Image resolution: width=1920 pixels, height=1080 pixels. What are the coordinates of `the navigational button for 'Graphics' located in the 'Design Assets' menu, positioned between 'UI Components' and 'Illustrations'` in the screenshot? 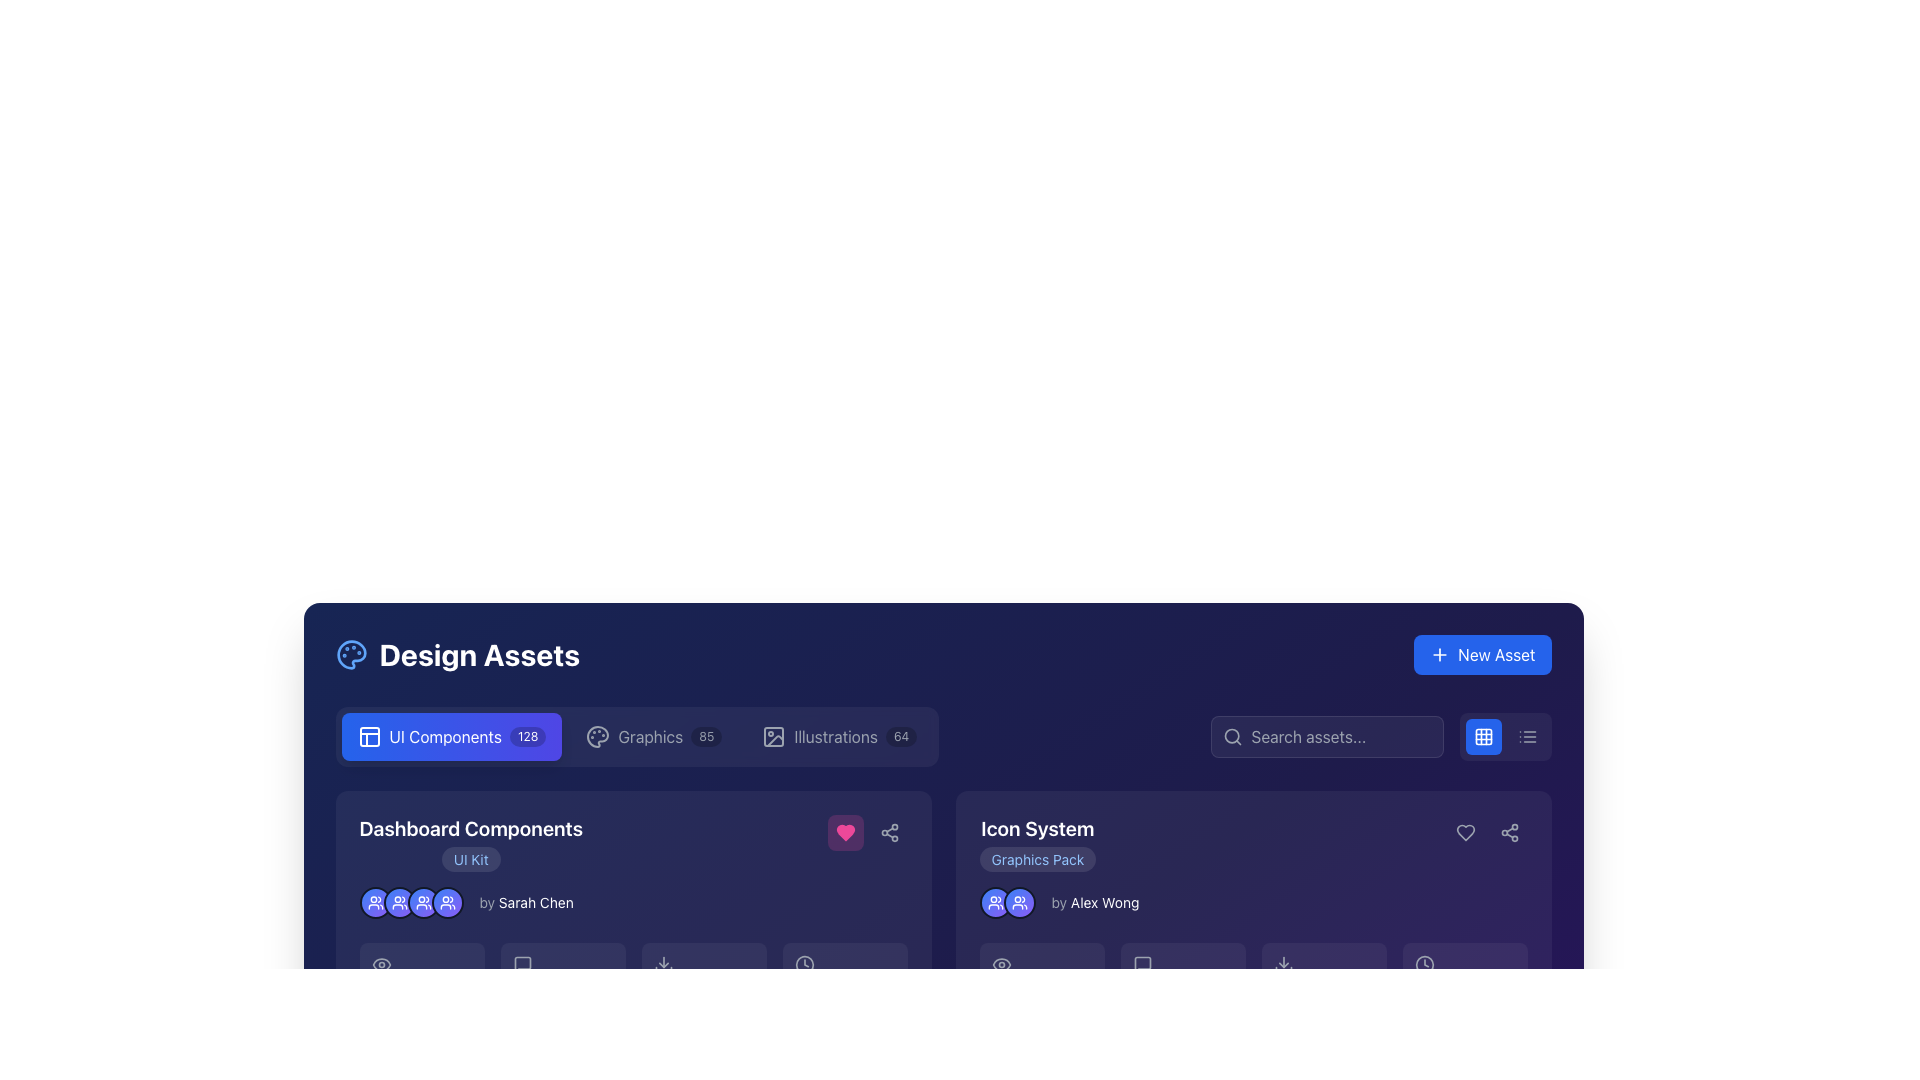 It's located at (654, 736).